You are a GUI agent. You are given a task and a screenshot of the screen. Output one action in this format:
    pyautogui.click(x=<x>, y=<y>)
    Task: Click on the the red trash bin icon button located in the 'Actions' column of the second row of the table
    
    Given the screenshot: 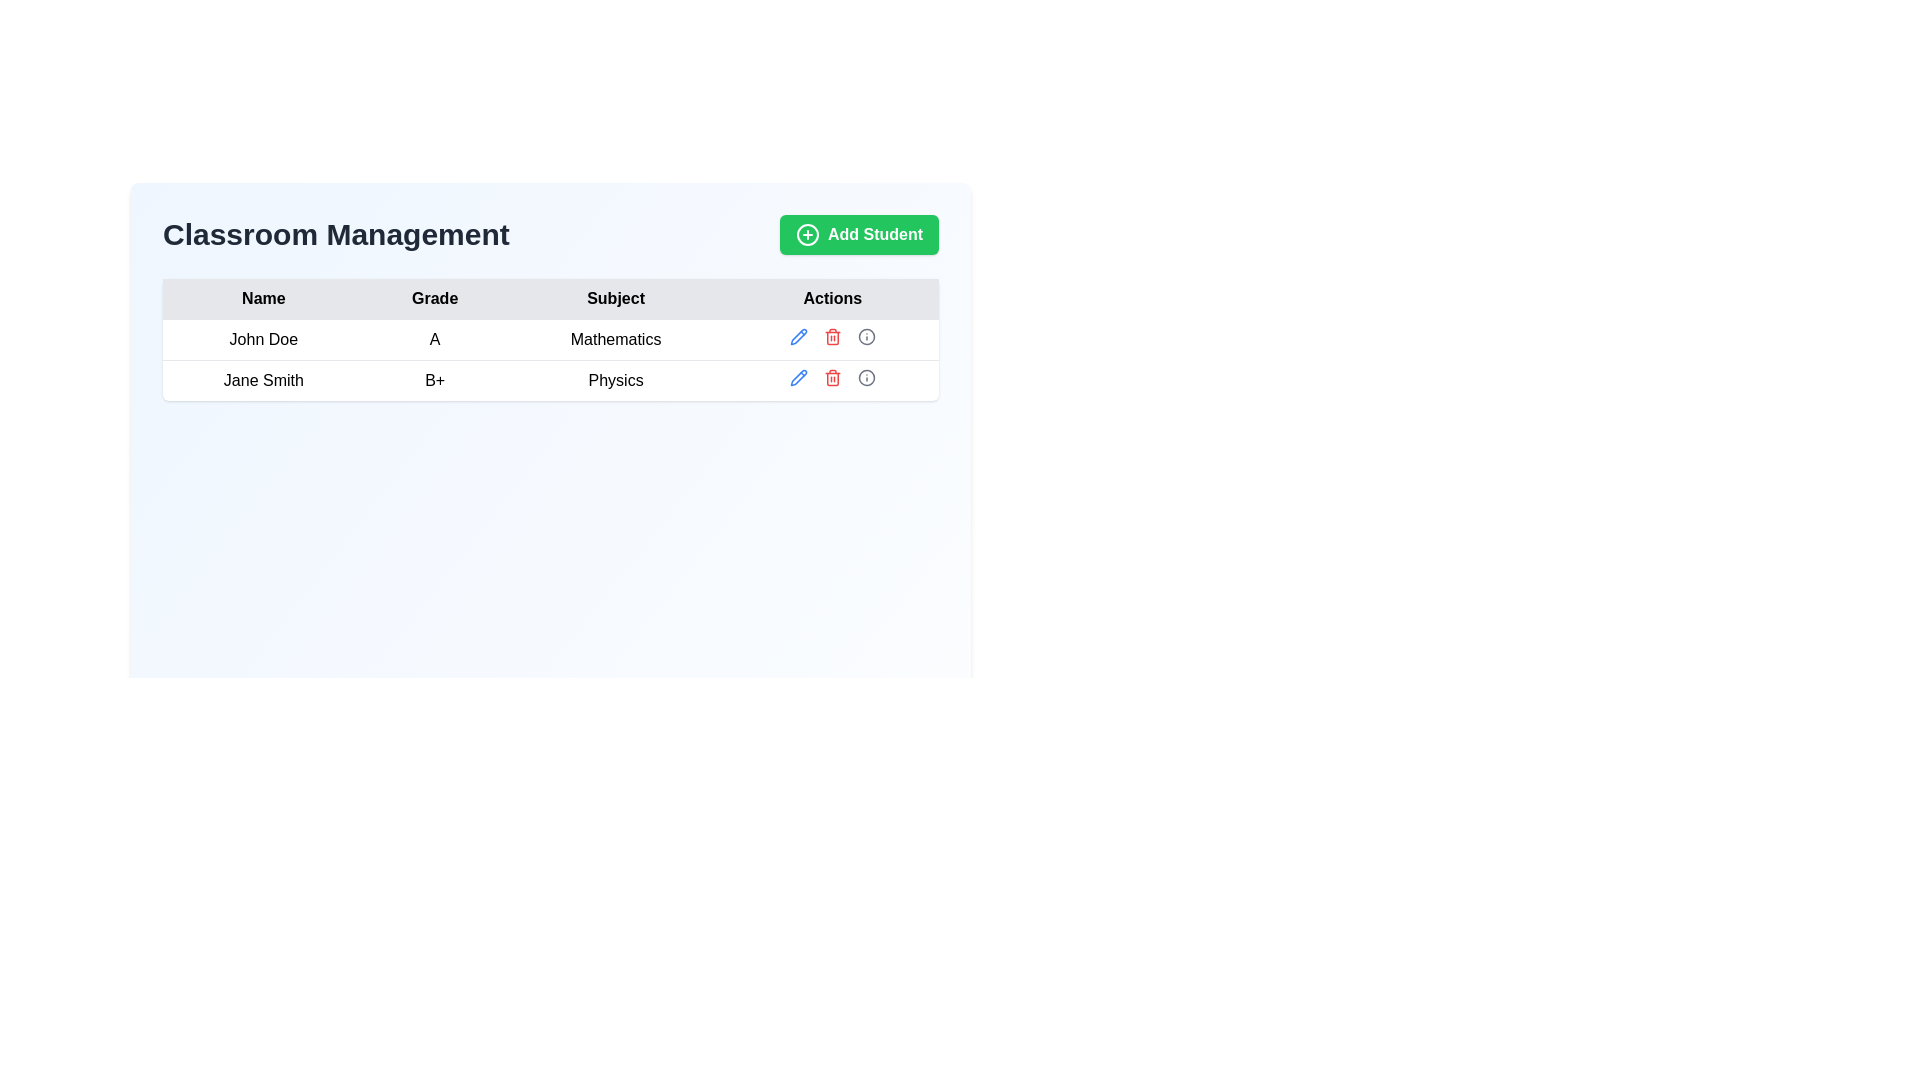 What is the action you would take?
    pyautogui.click(x=832, y=378)
    